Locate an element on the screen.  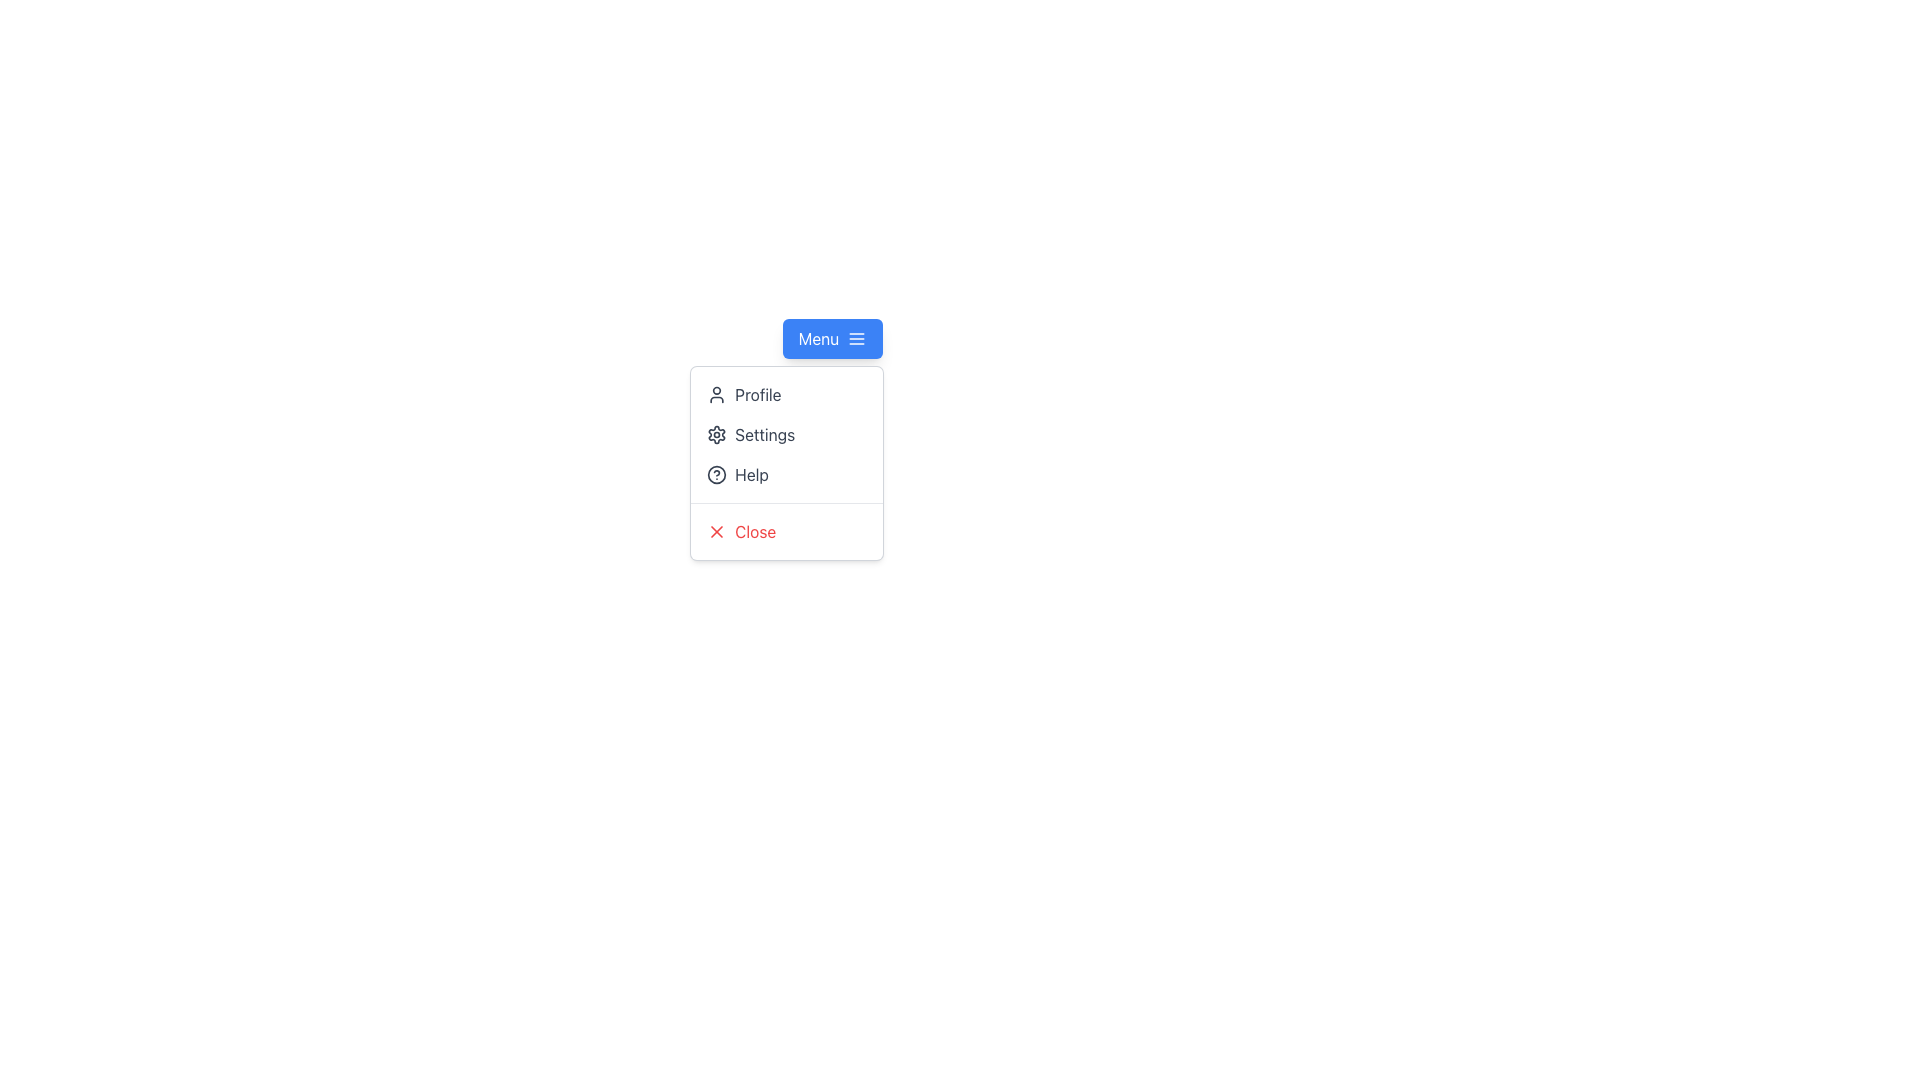
the 'Close' icon located to the left of the text label in the dropdown menu is located at coordinates (717, 531).